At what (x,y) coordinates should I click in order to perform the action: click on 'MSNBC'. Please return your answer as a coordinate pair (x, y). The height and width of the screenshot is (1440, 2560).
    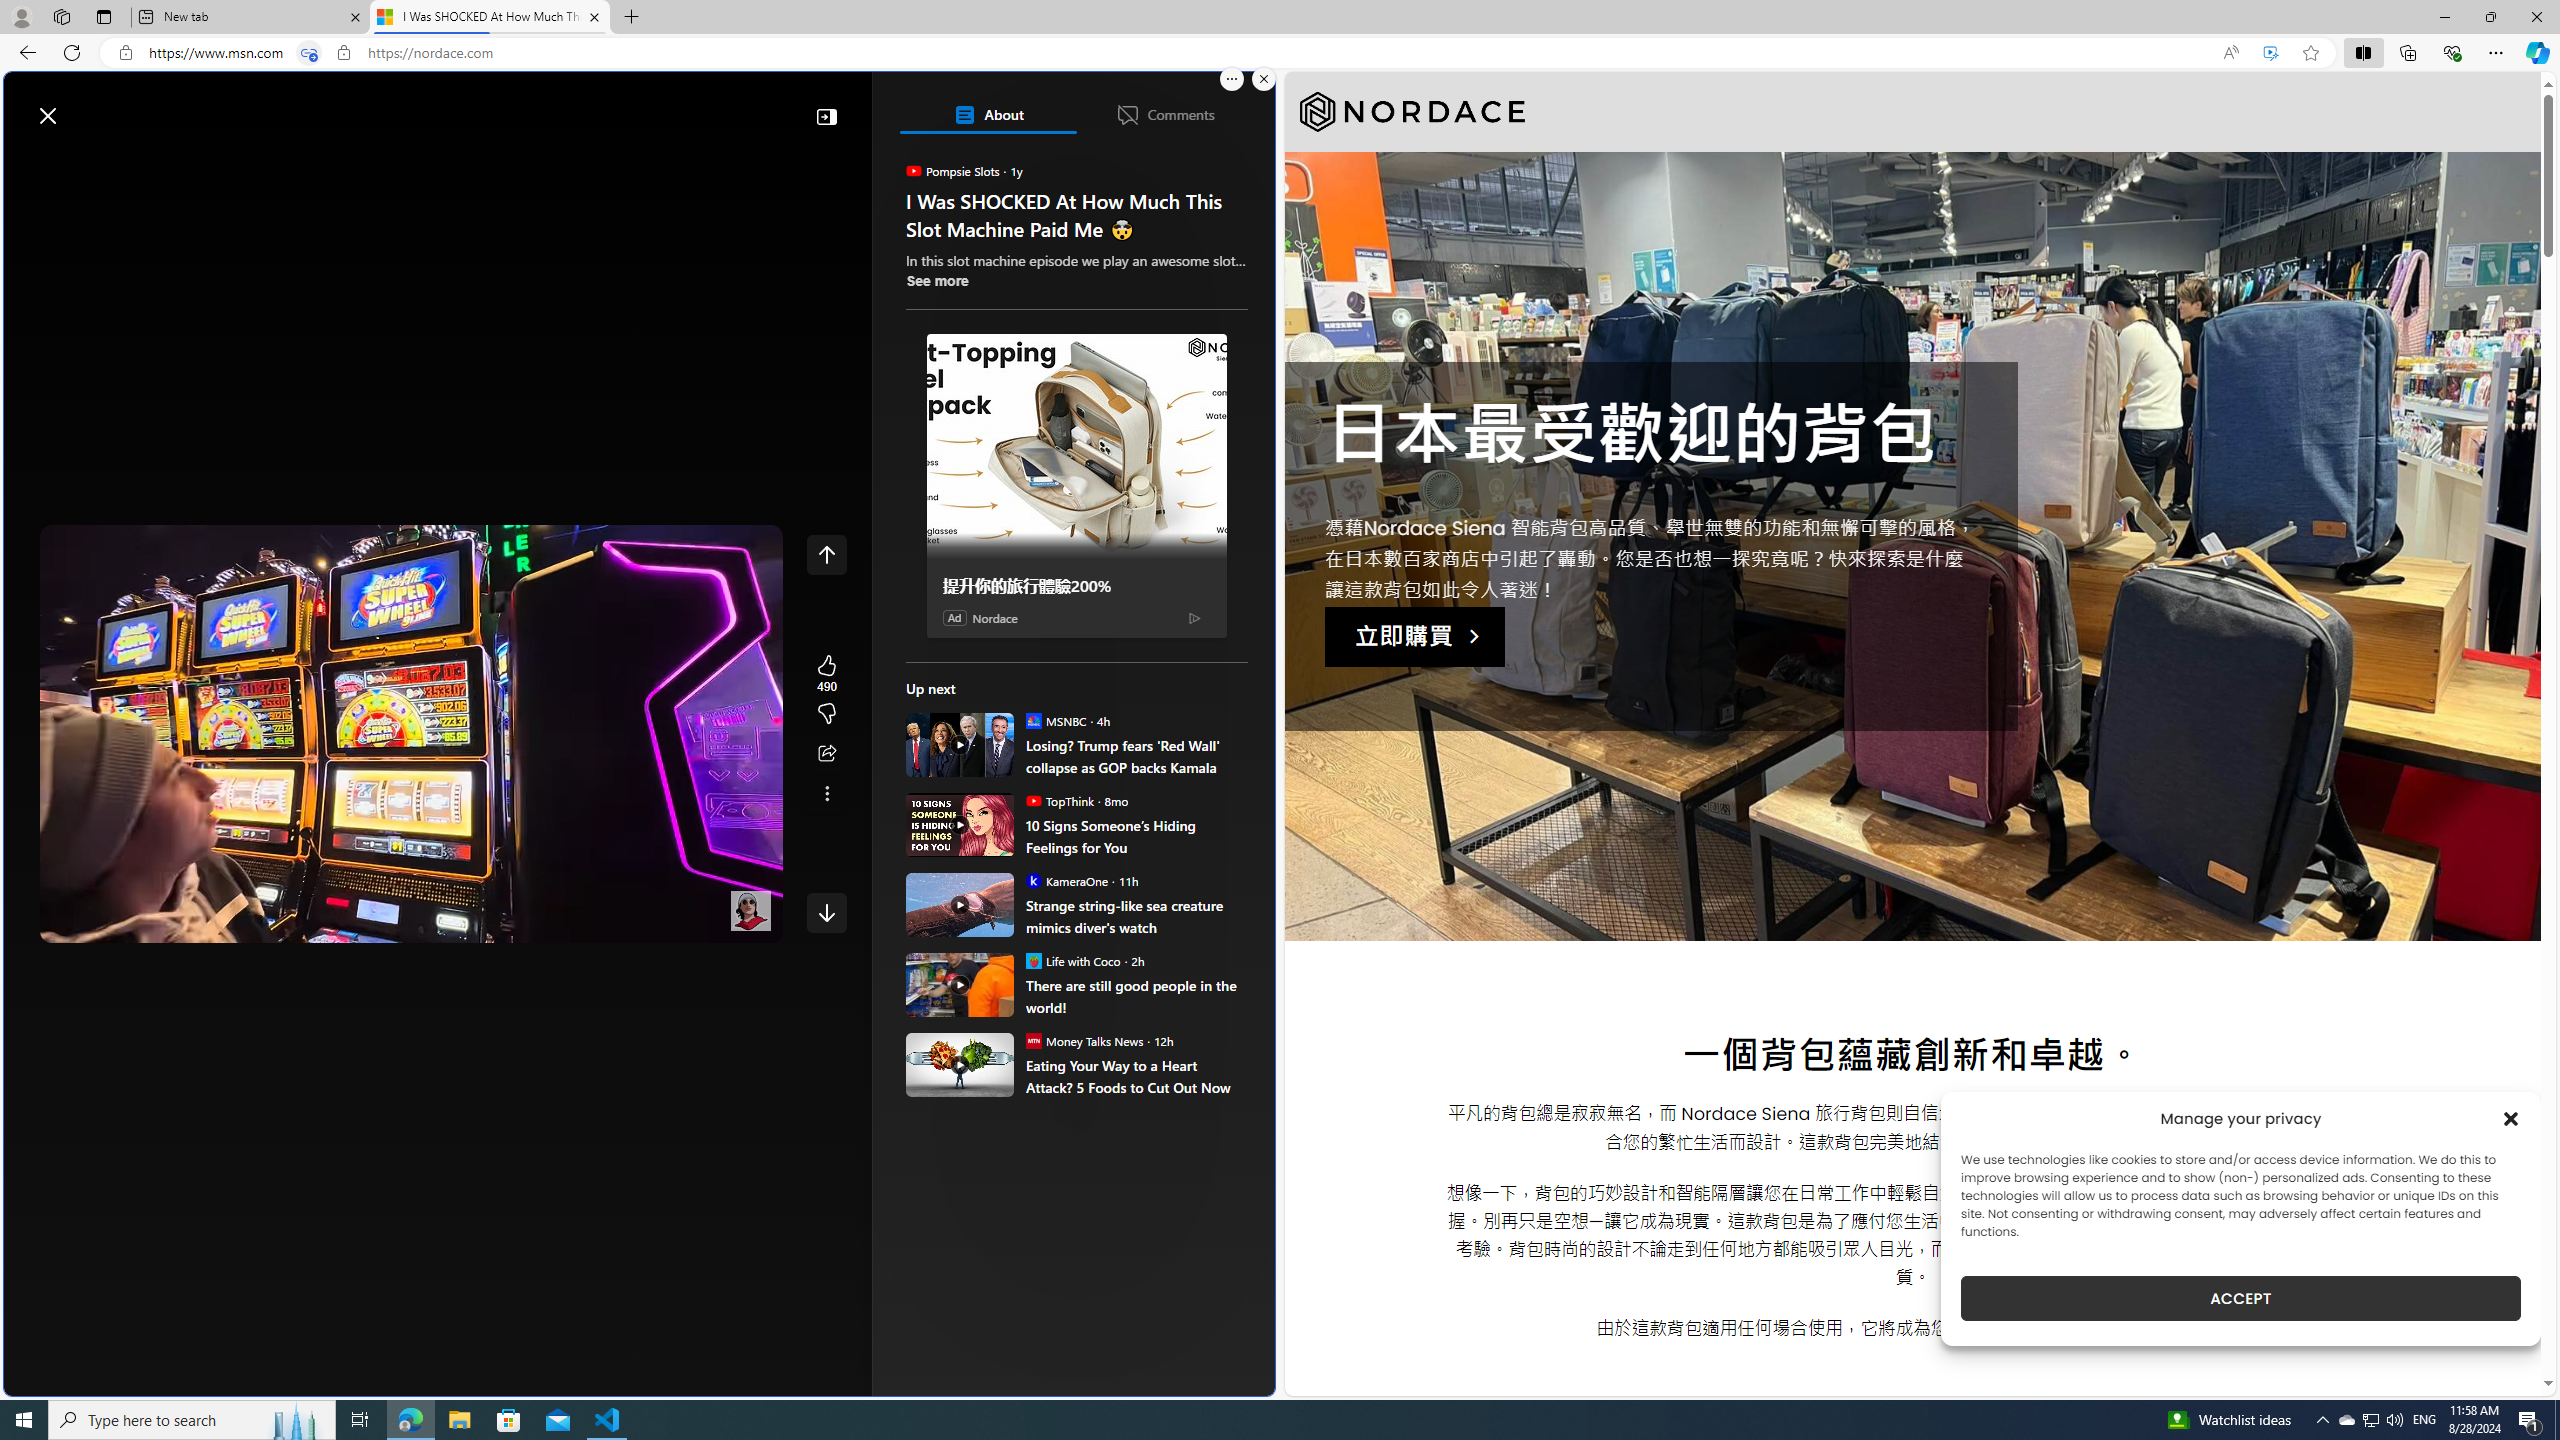
    Looking at the image, I should click on (1031, 720).